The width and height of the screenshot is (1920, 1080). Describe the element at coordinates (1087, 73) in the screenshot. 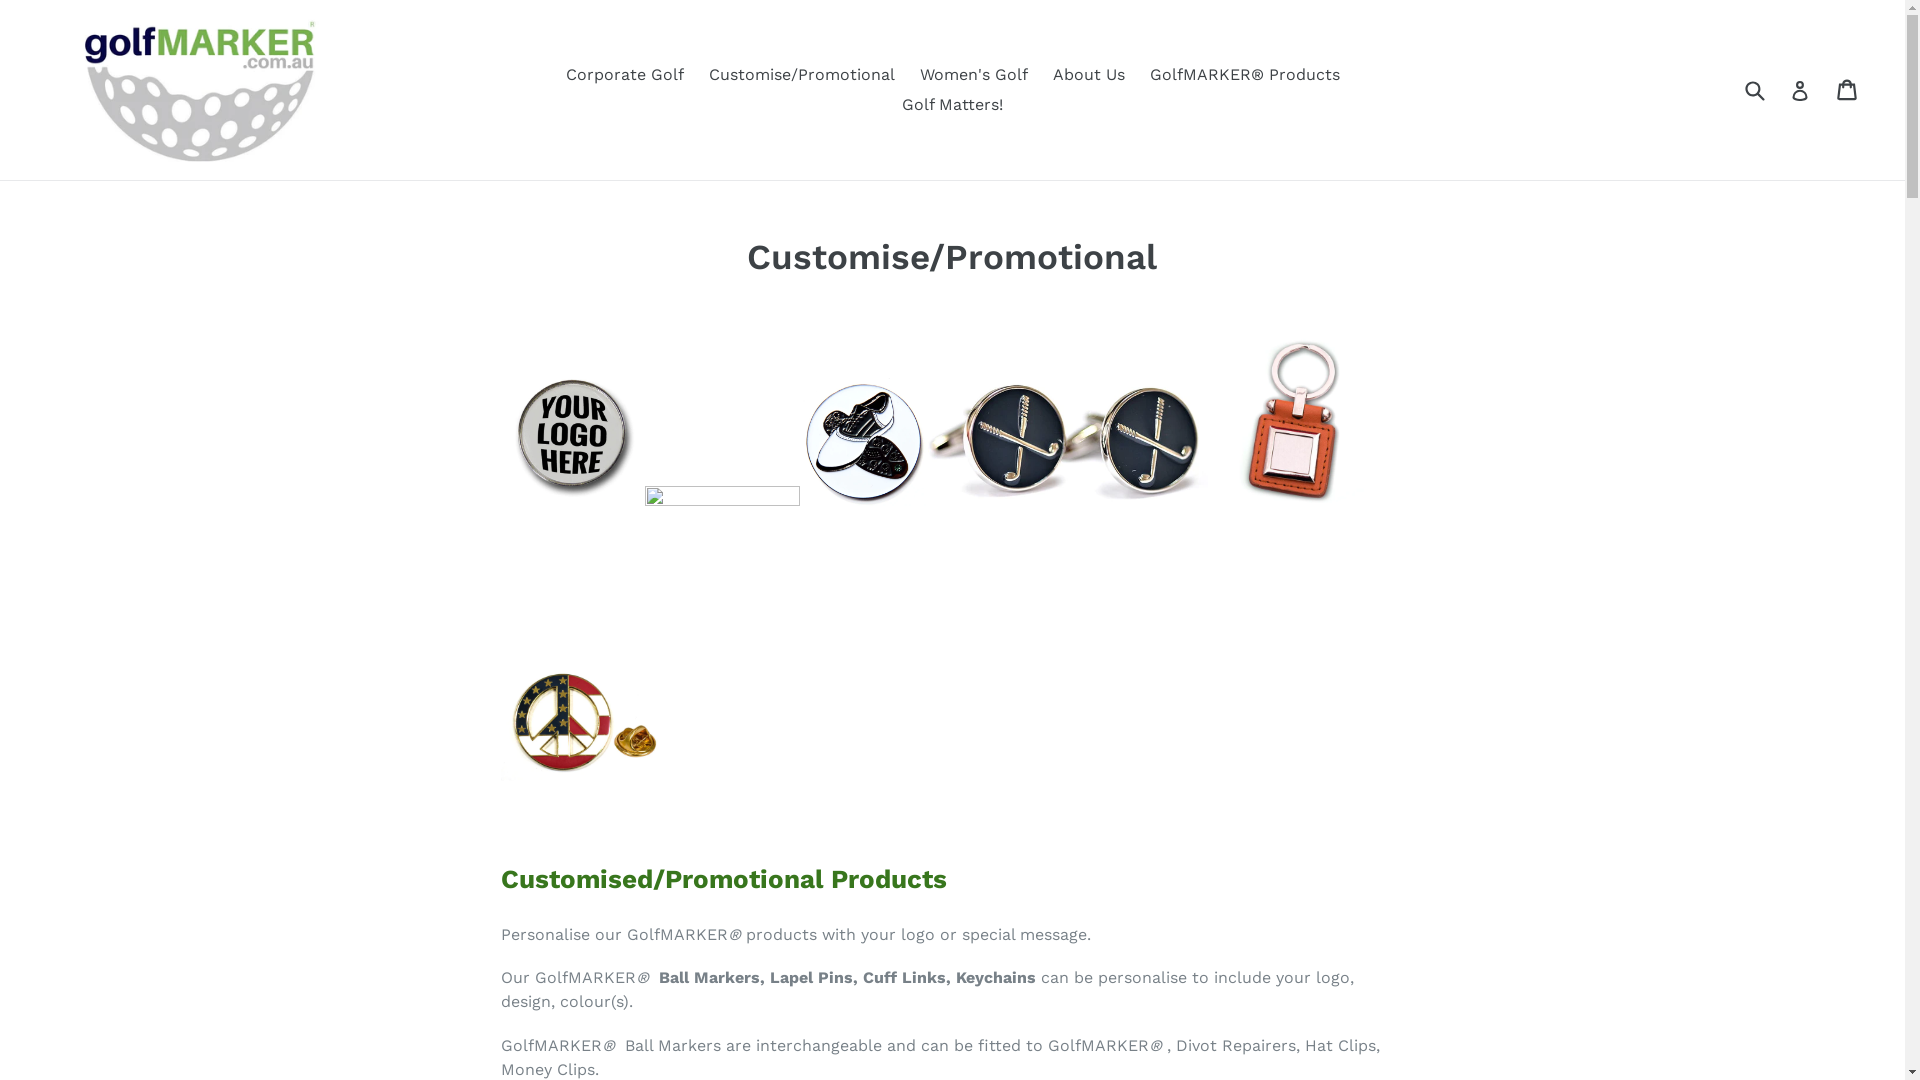

I see `'About Us'` at that location.